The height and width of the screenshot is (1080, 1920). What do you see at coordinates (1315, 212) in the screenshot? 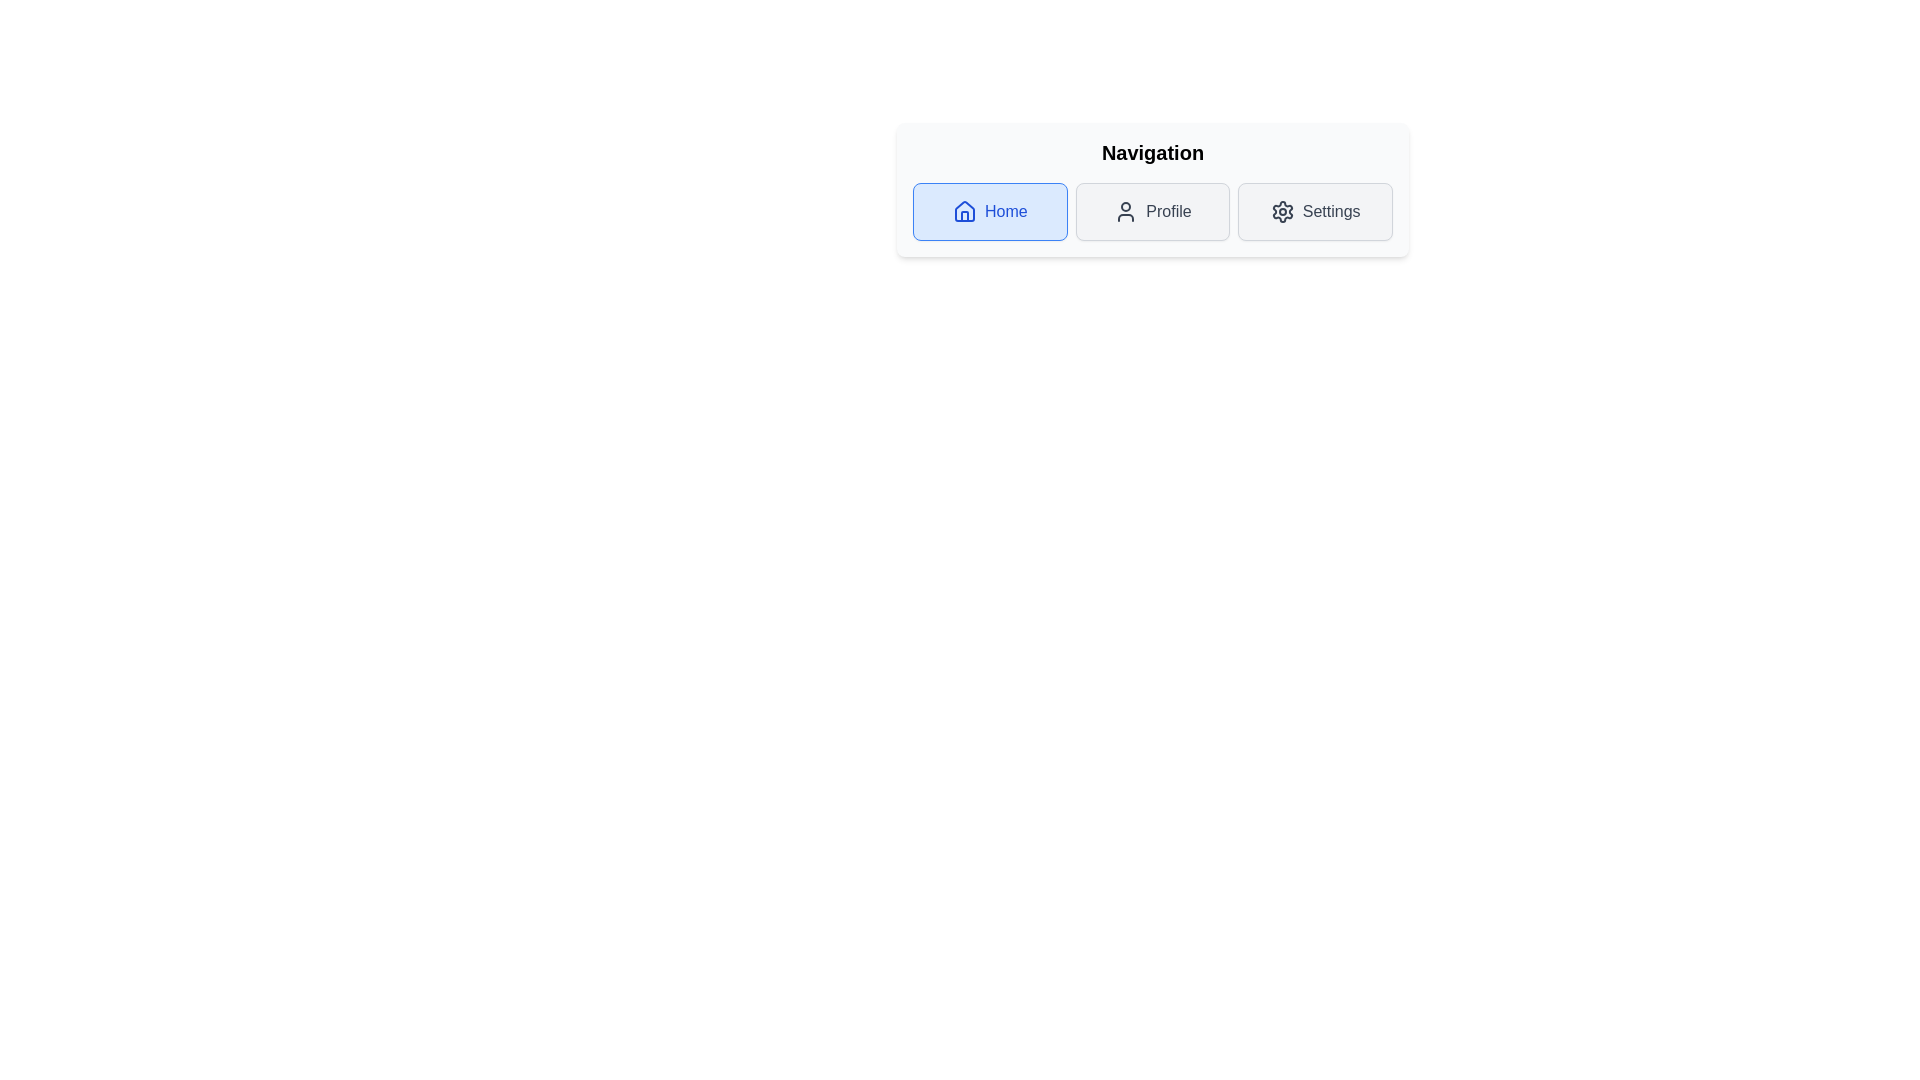
I see `the Settings button in the navigation bar` at bounding box center [1315, 212].